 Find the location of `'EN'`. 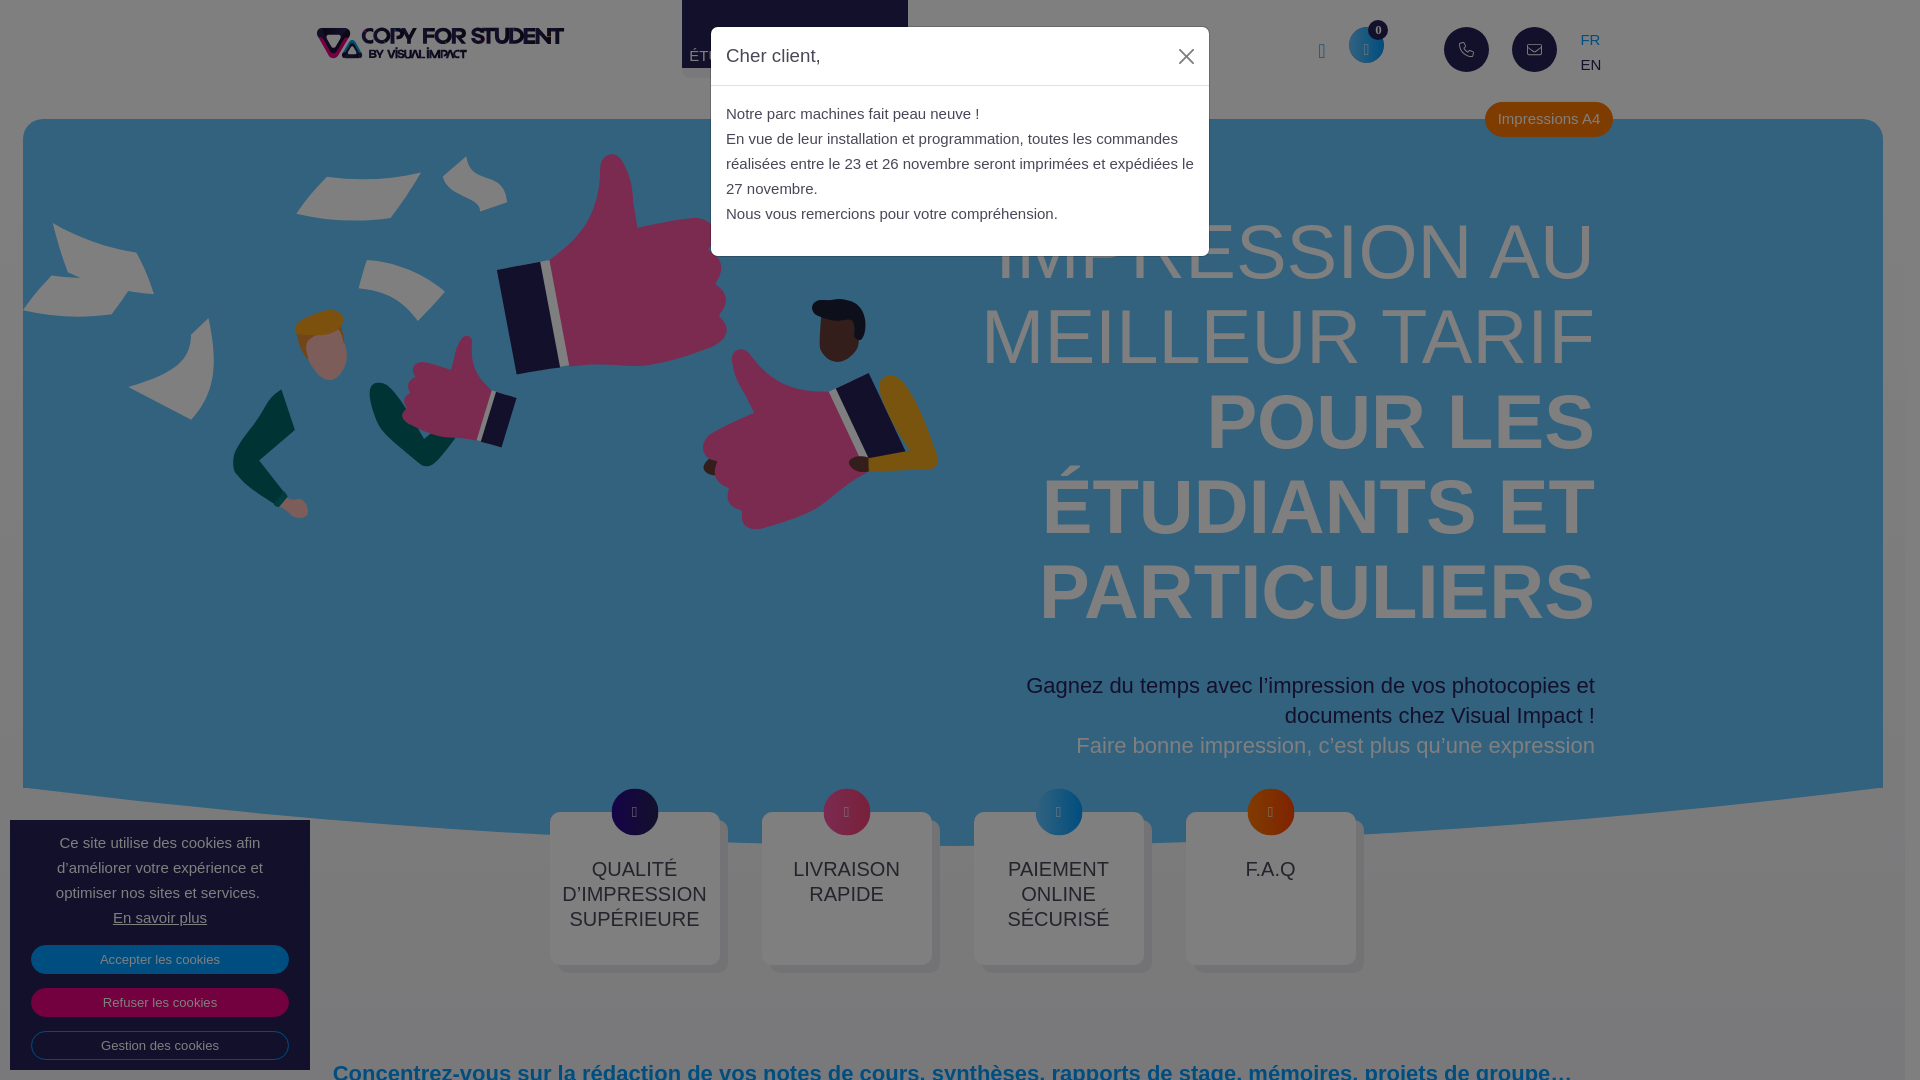

'EN' is located at coordinates (1578, 63).